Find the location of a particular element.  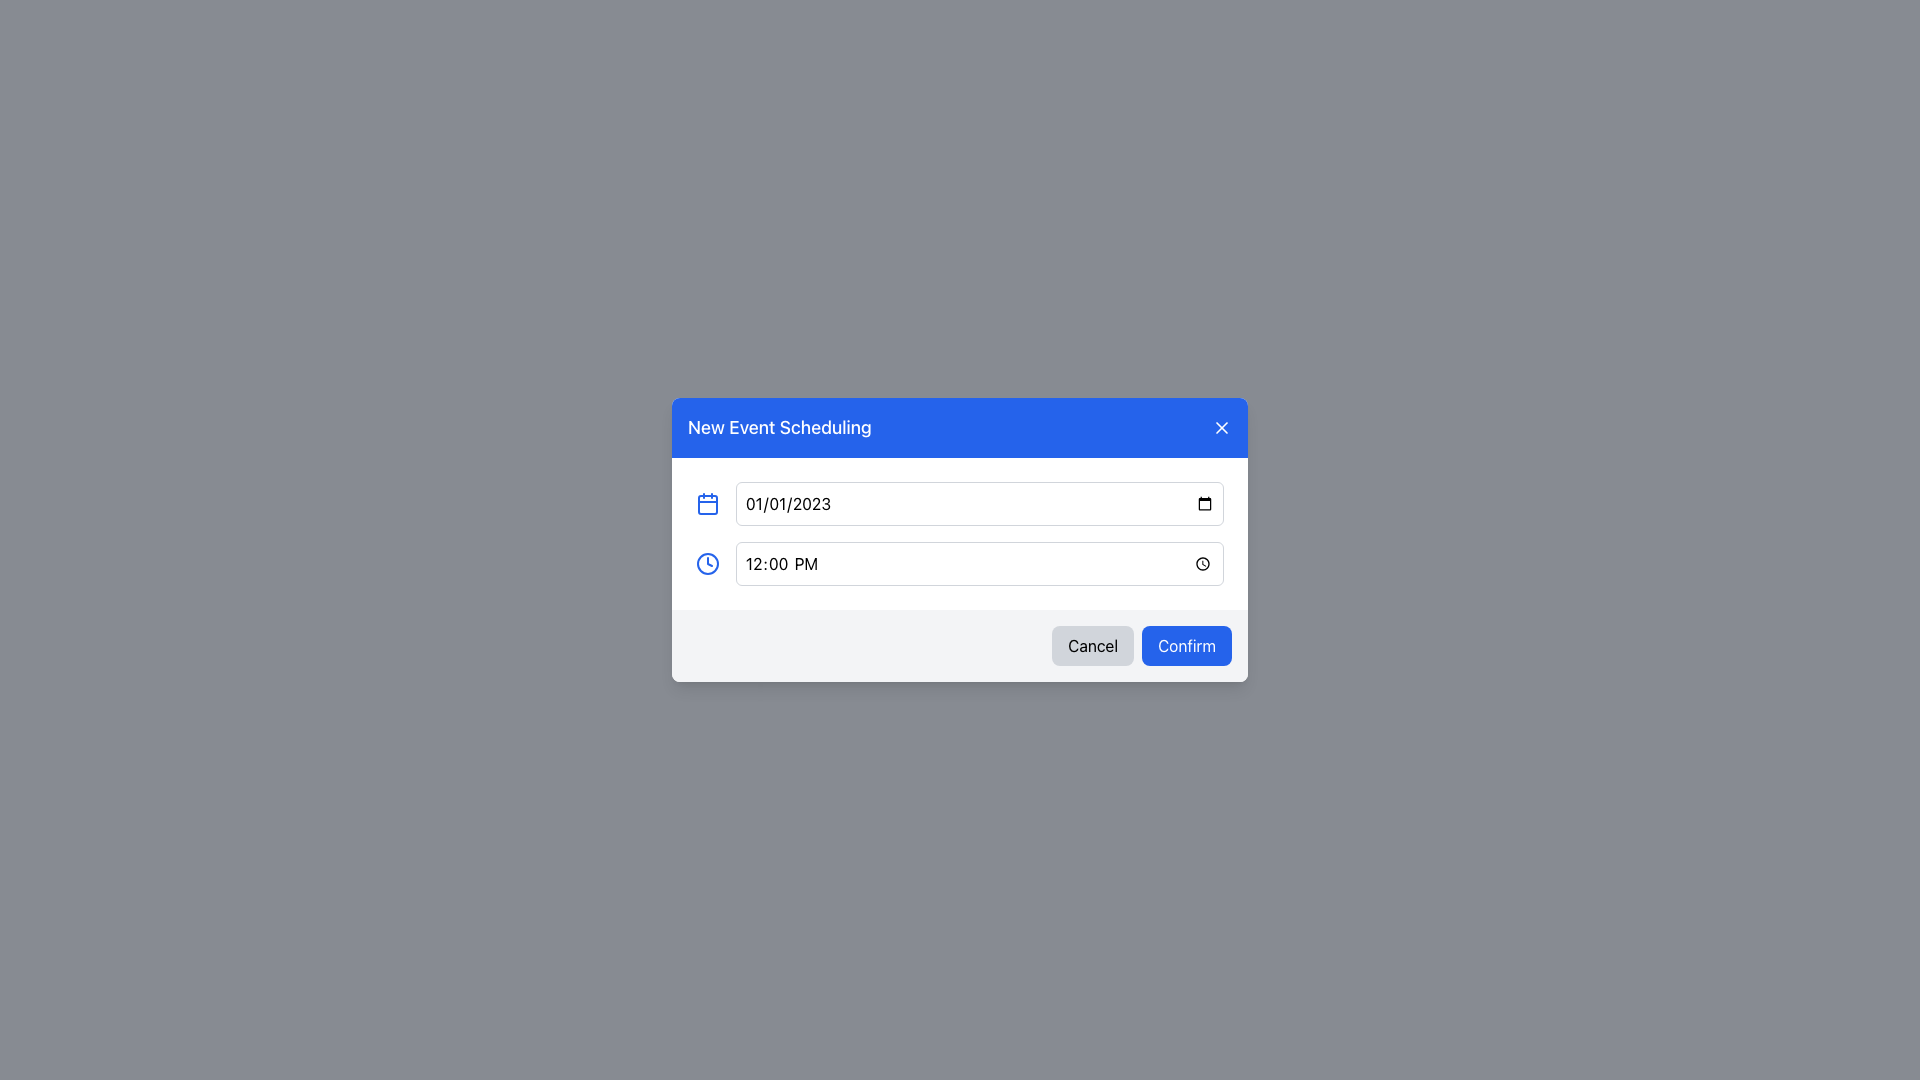

and edit the '12:00 PM' time input field in the Interactive Time Selector Row is located at coordinates (960, 563).